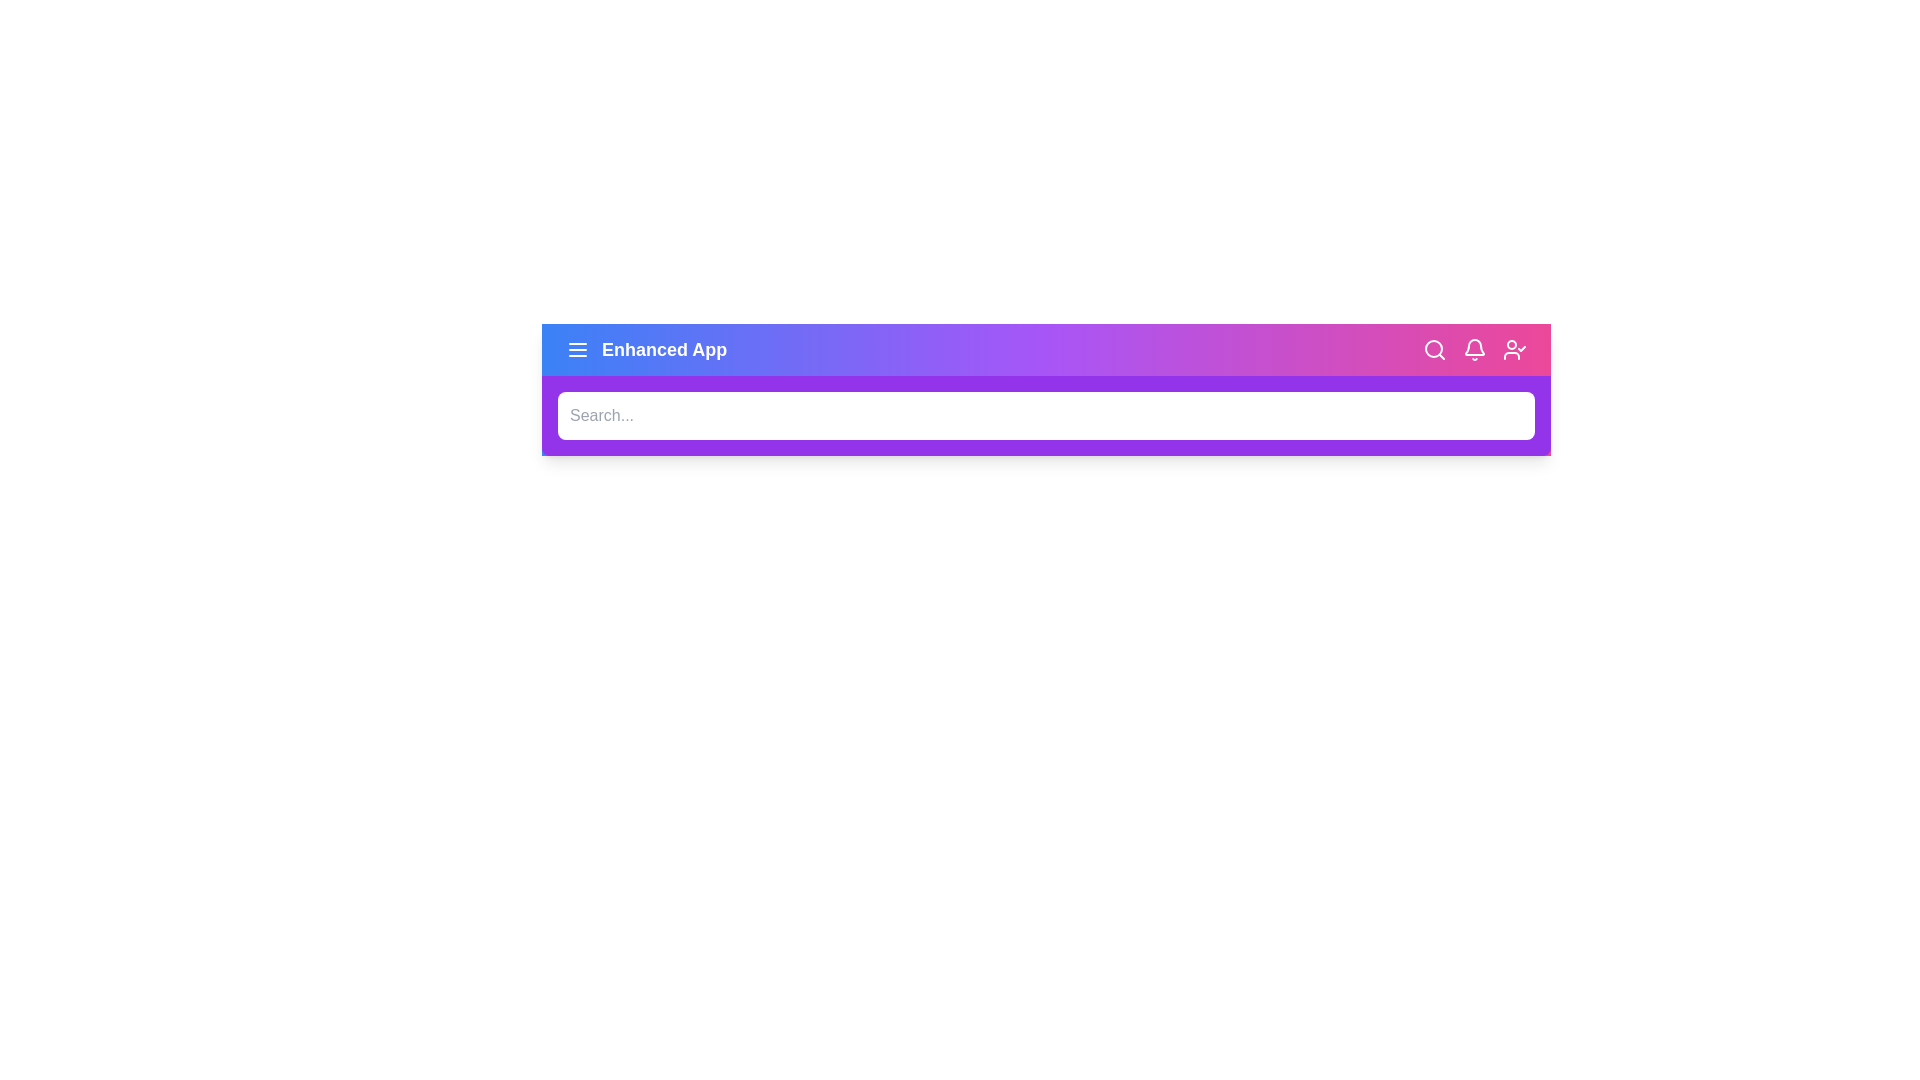 This screenshot has width=1920, height=1080. Describe the element at coordinates (1434, 349) in the screenshot. I see `the 'Search' icon to toggle the visibility of the search bar` at that location.